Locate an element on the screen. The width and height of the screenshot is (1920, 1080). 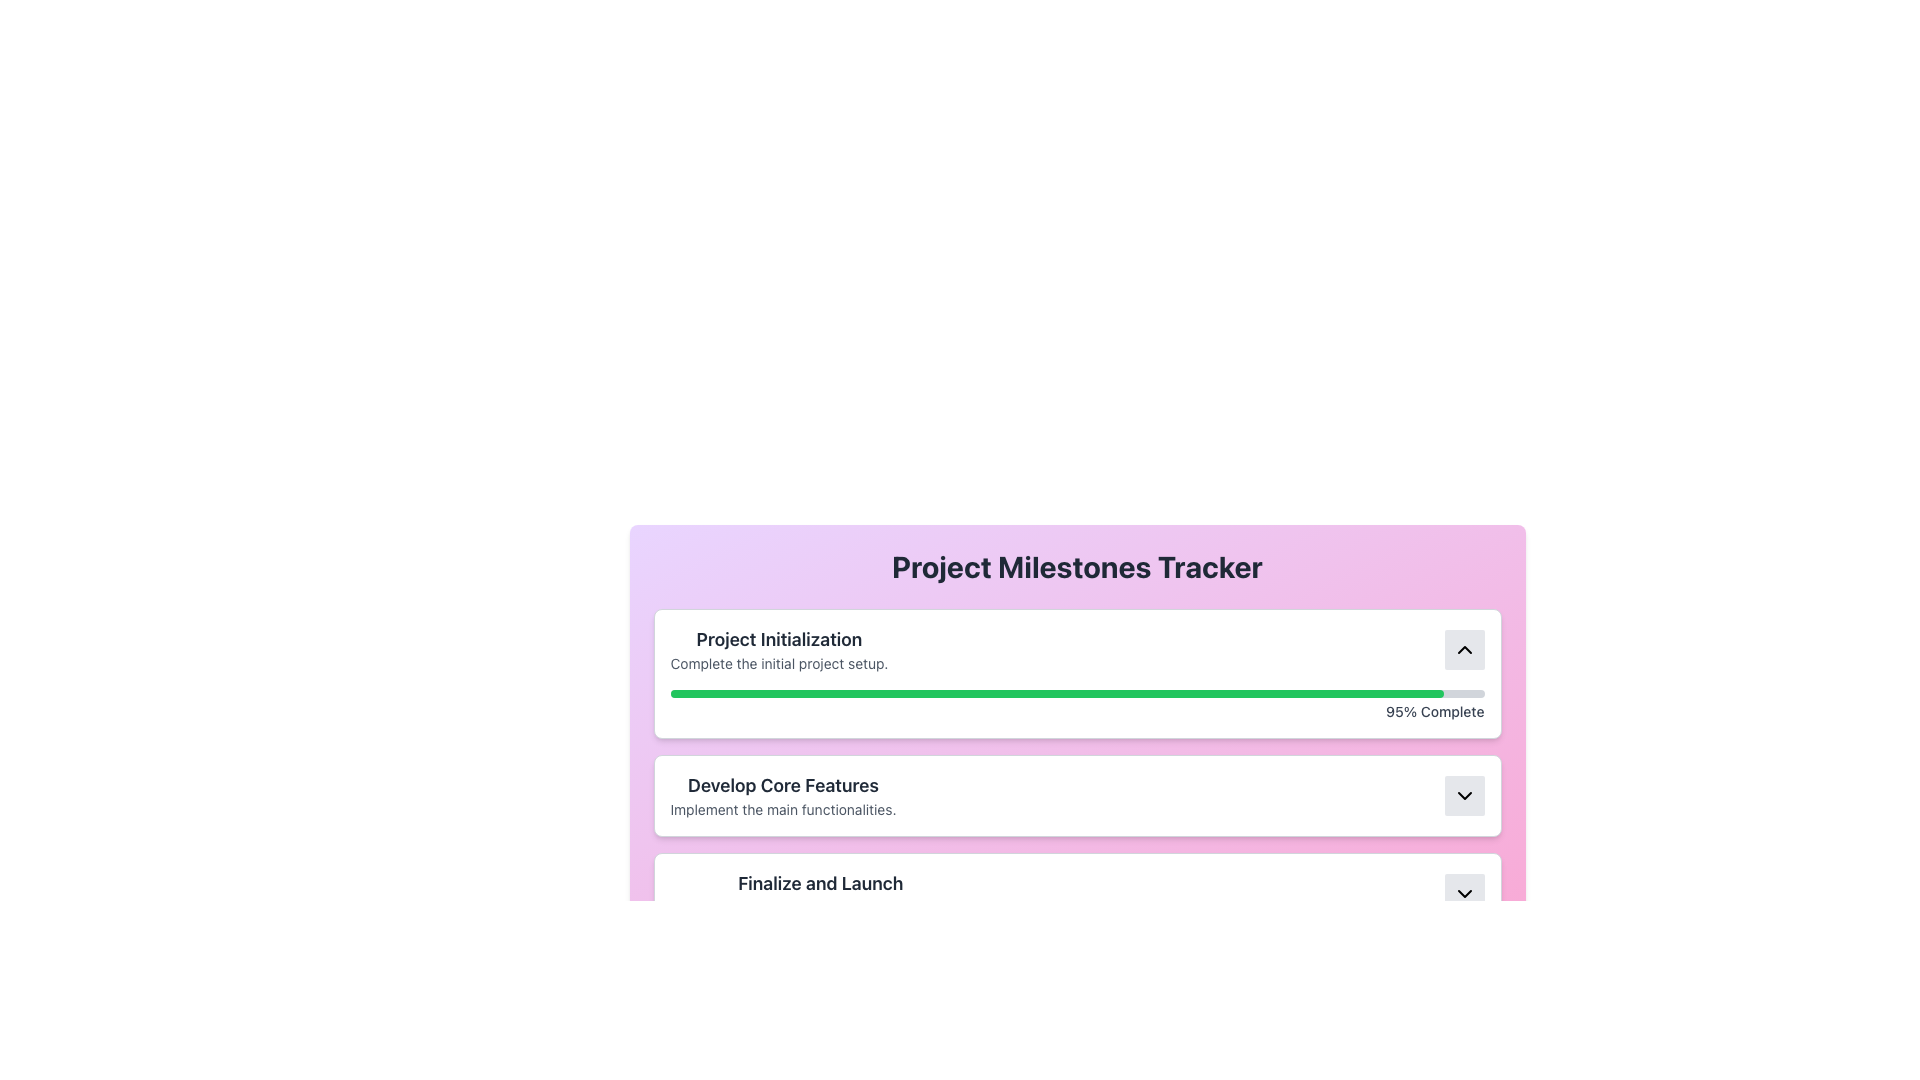
on the 'Develop Core Features' informational card located centrally in the project tracker interface, positioned between 'Project Initialization' and 'Finalize and Launch' sections is located at coordinates (1076, 770).